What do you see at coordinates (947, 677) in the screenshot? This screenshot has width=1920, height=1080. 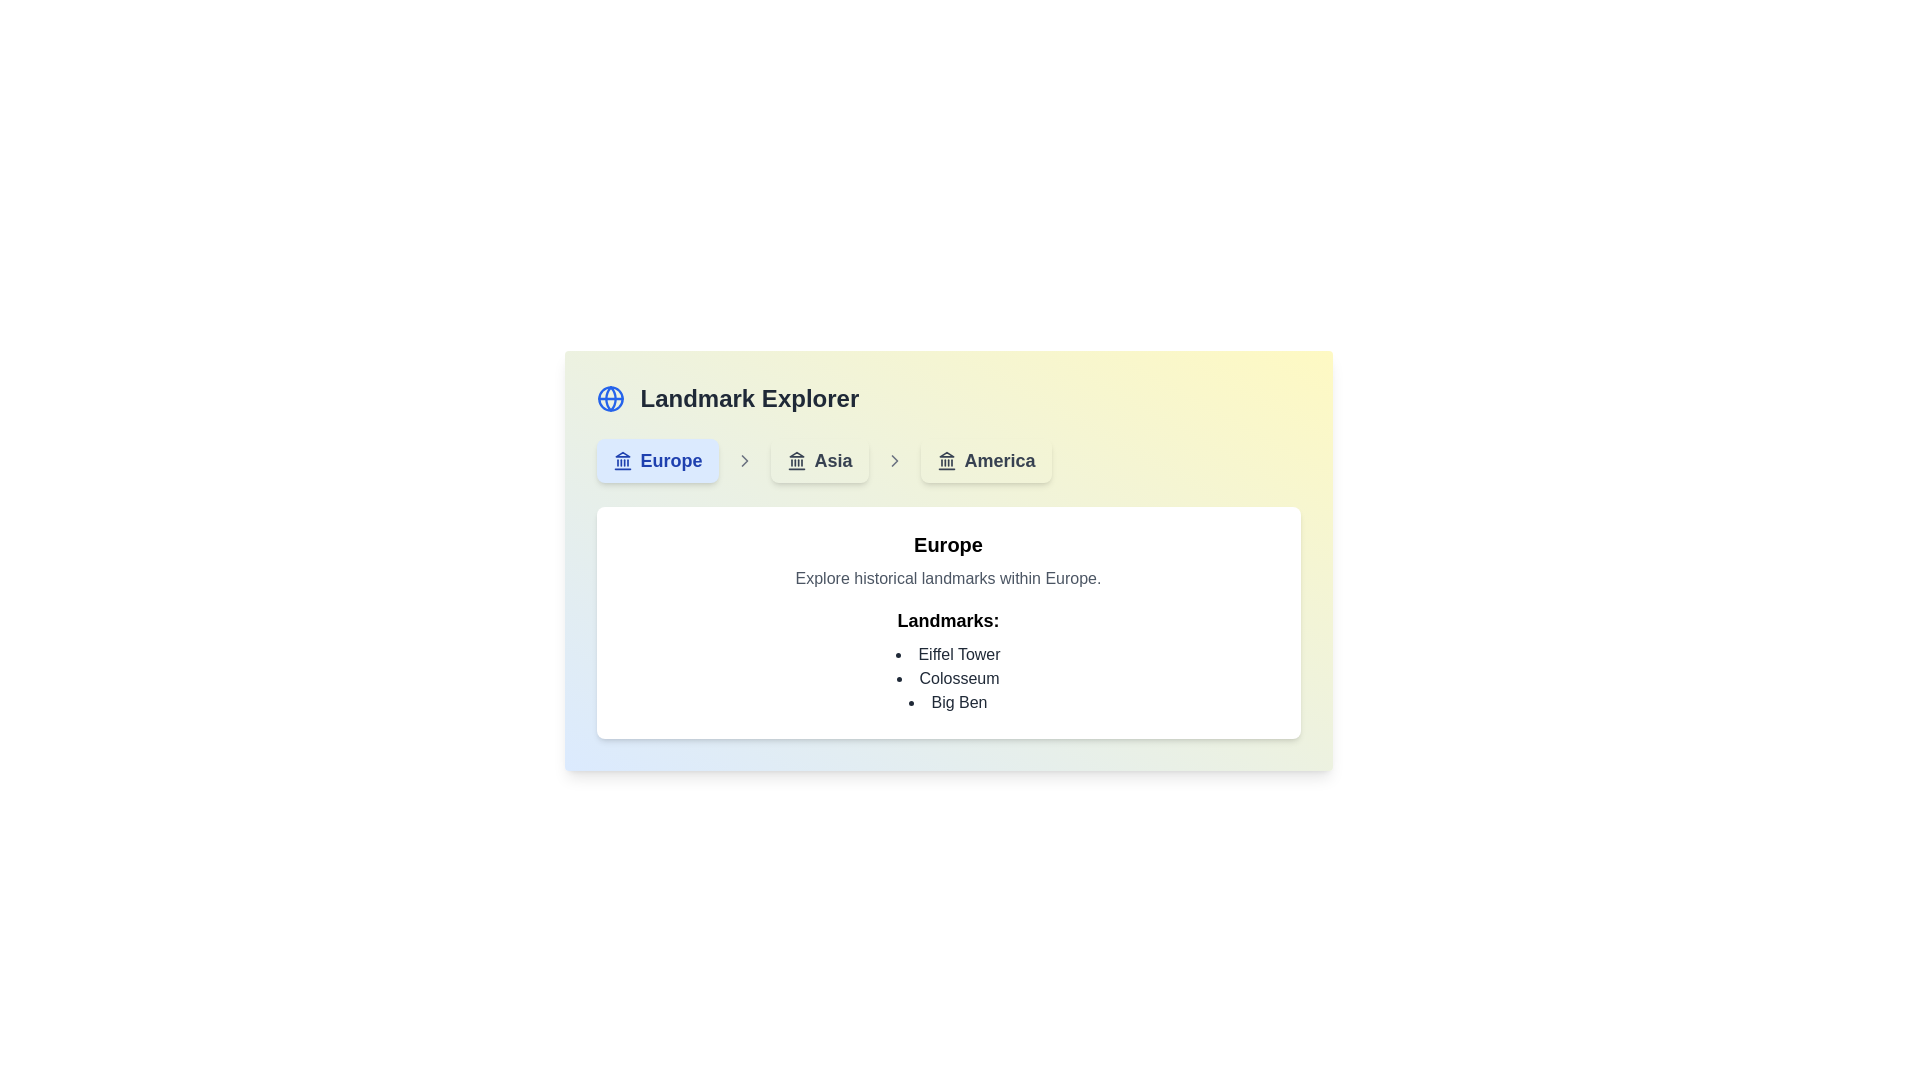 I see `the bulleted list of historical landmarks ('Eiffel Tower,' 'Colosseum,' and 'Big Ben') located under the header 'Landmarks:' in the 'Europe' card` at bounding box center [947, 677].